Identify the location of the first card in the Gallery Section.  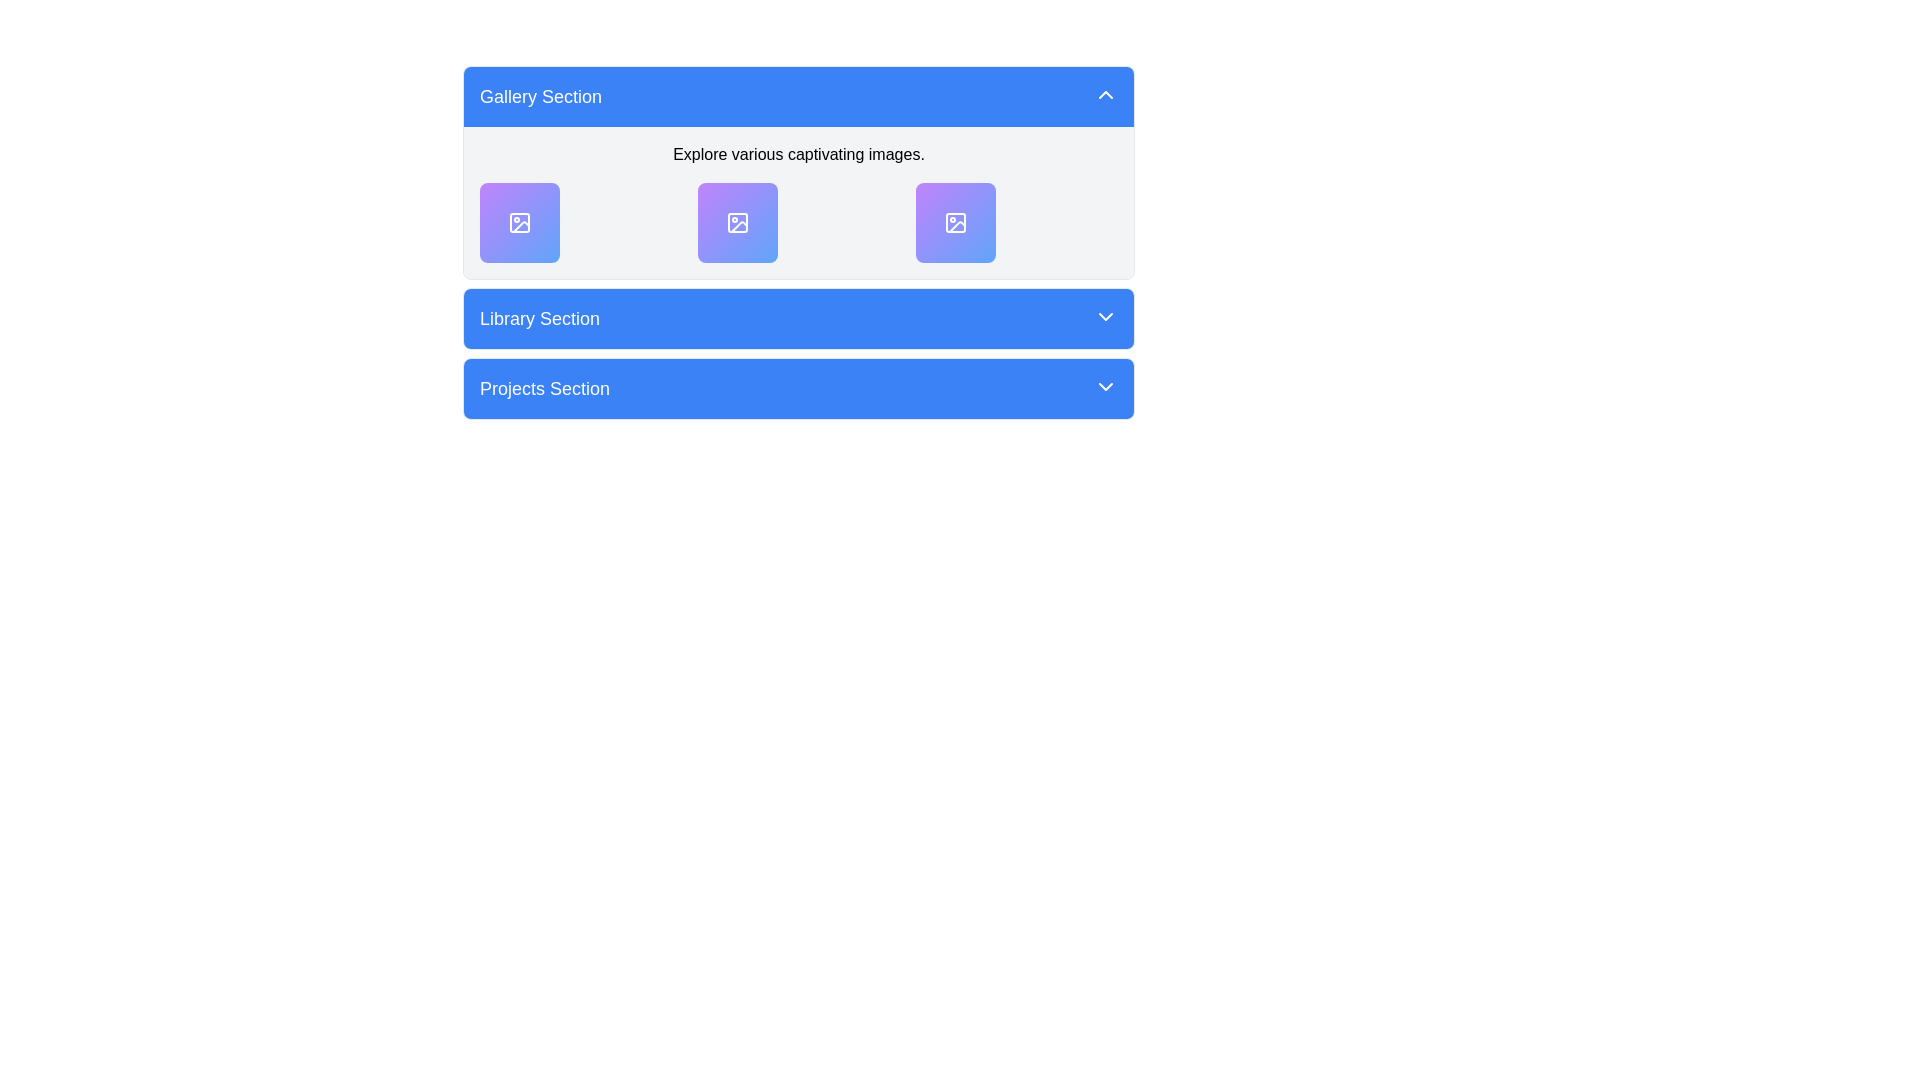
(519, 223).